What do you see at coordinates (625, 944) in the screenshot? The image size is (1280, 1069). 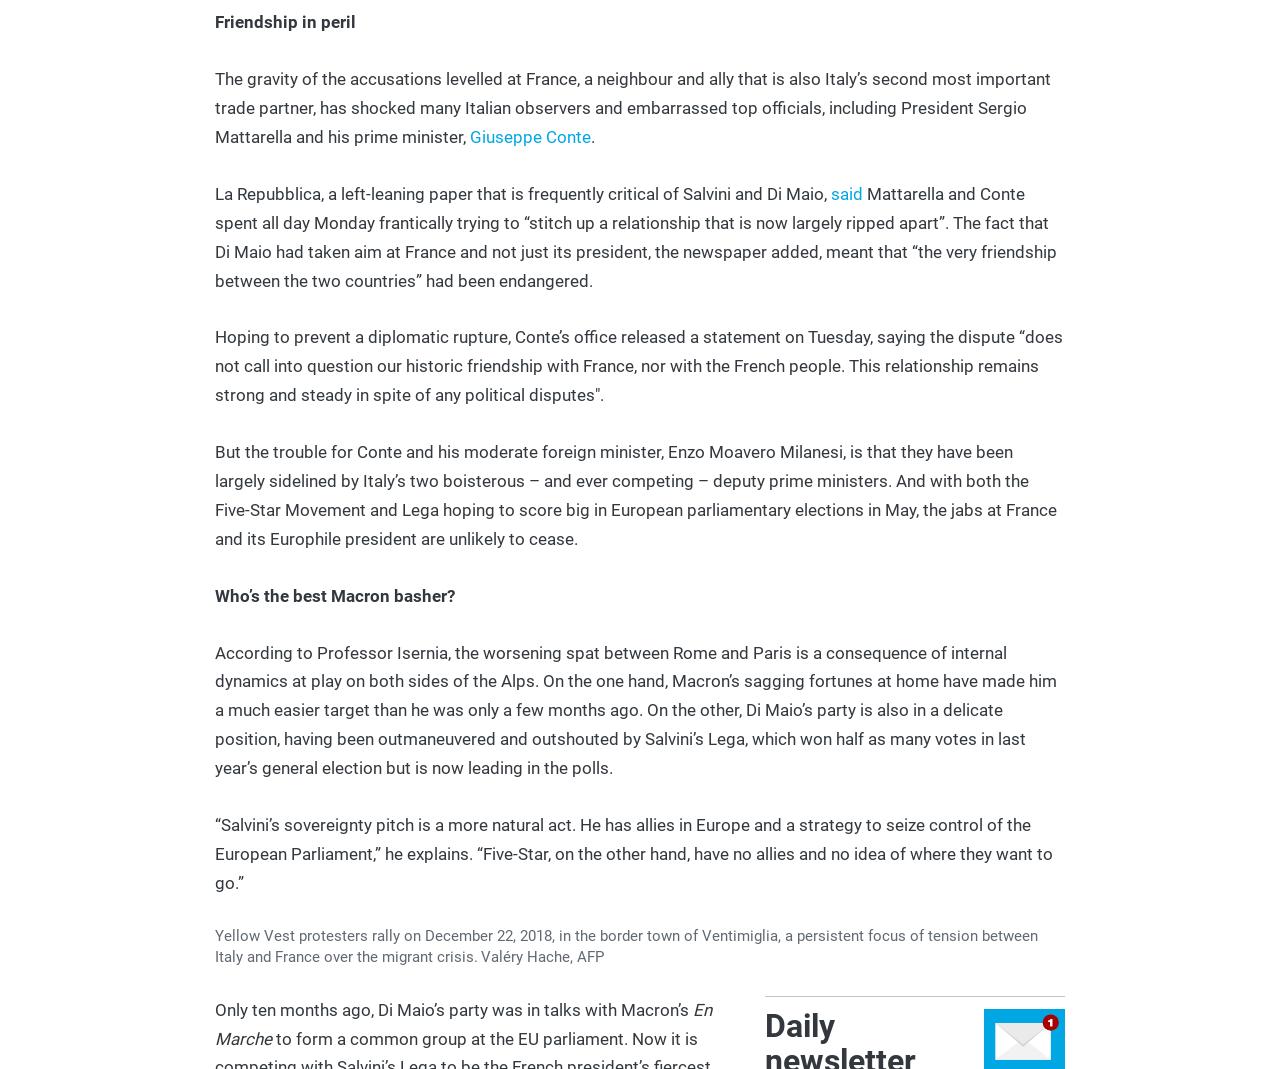 I see `'Yellow Vest protesters rally on December 22, 2018, in the border town of Ventimiglia, a persistent focus of tension between Italy and France over the migrant crisis.'` at bounding box center [625, 944].